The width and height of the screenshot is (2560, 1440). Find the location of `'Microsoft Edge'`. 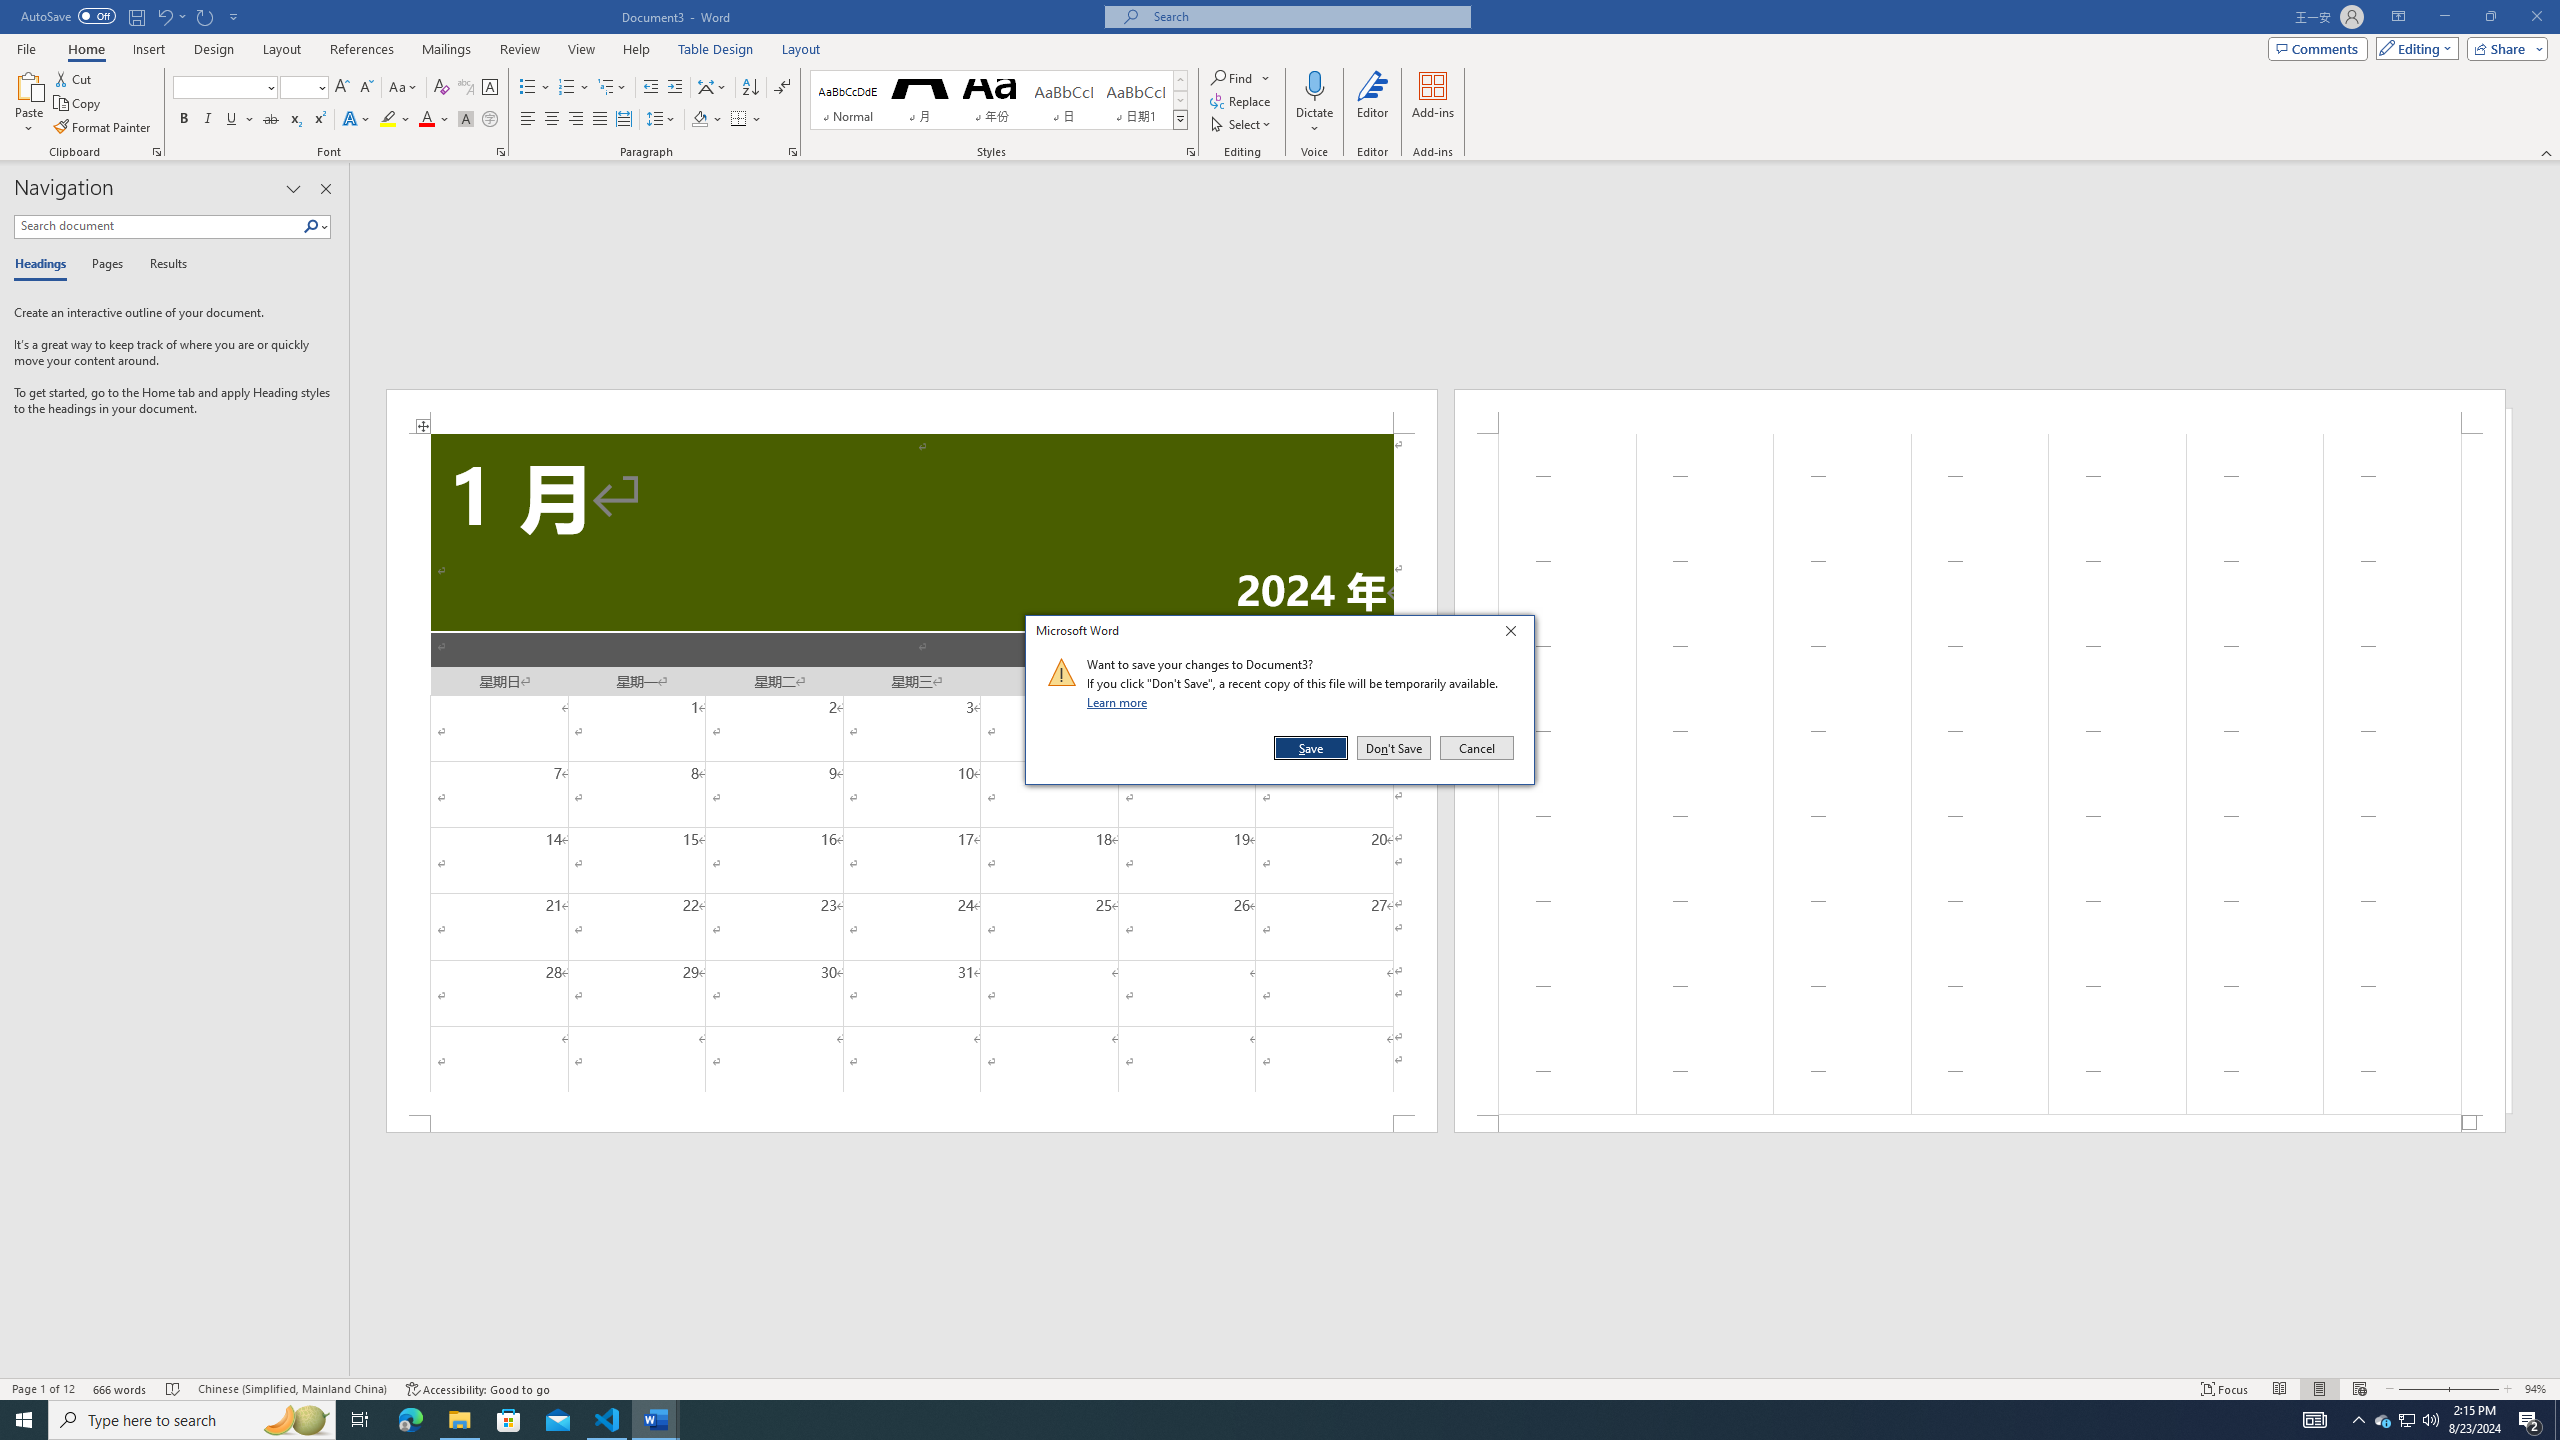

'Microsoft Edge' is located at coordinates (409, 1418).